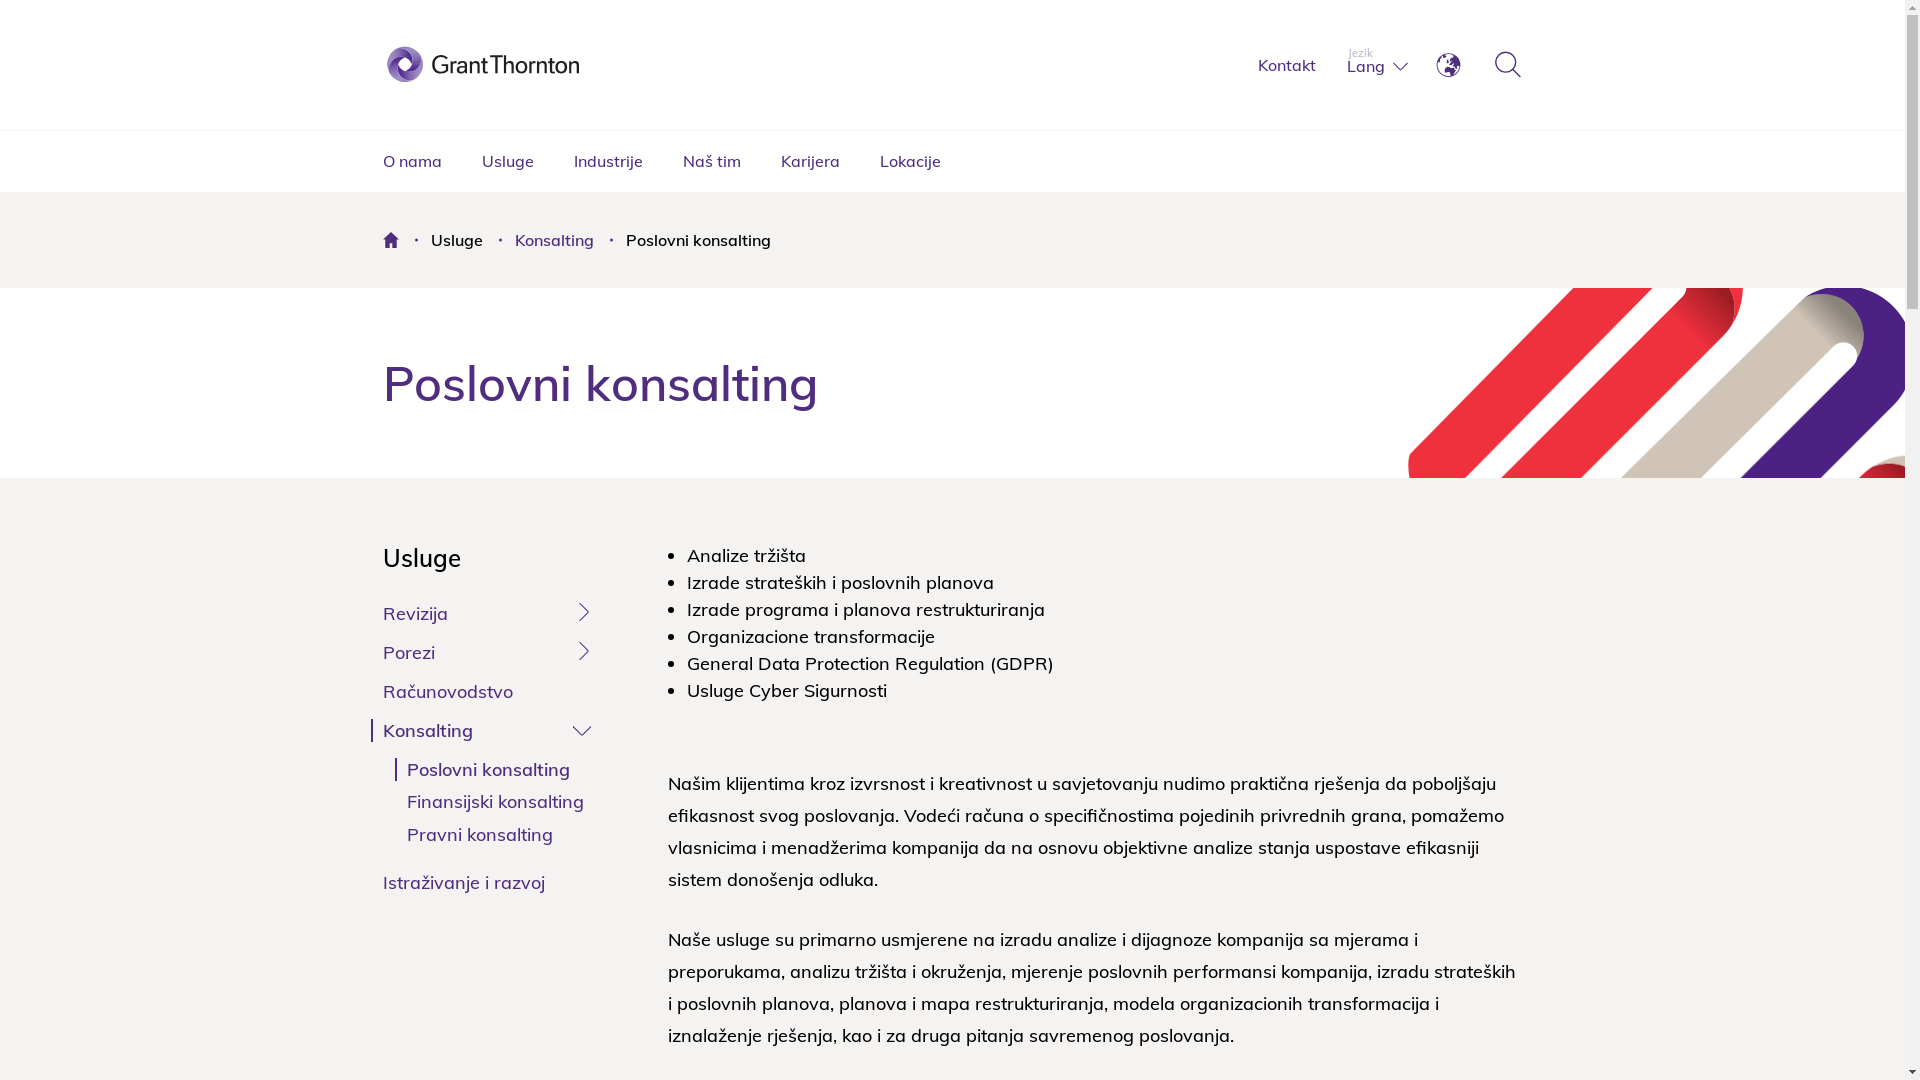  What do you see at coordinates (542, 56) in the screenshot?
I see `'Grant Thornton'` at bounding box center [542, 56].